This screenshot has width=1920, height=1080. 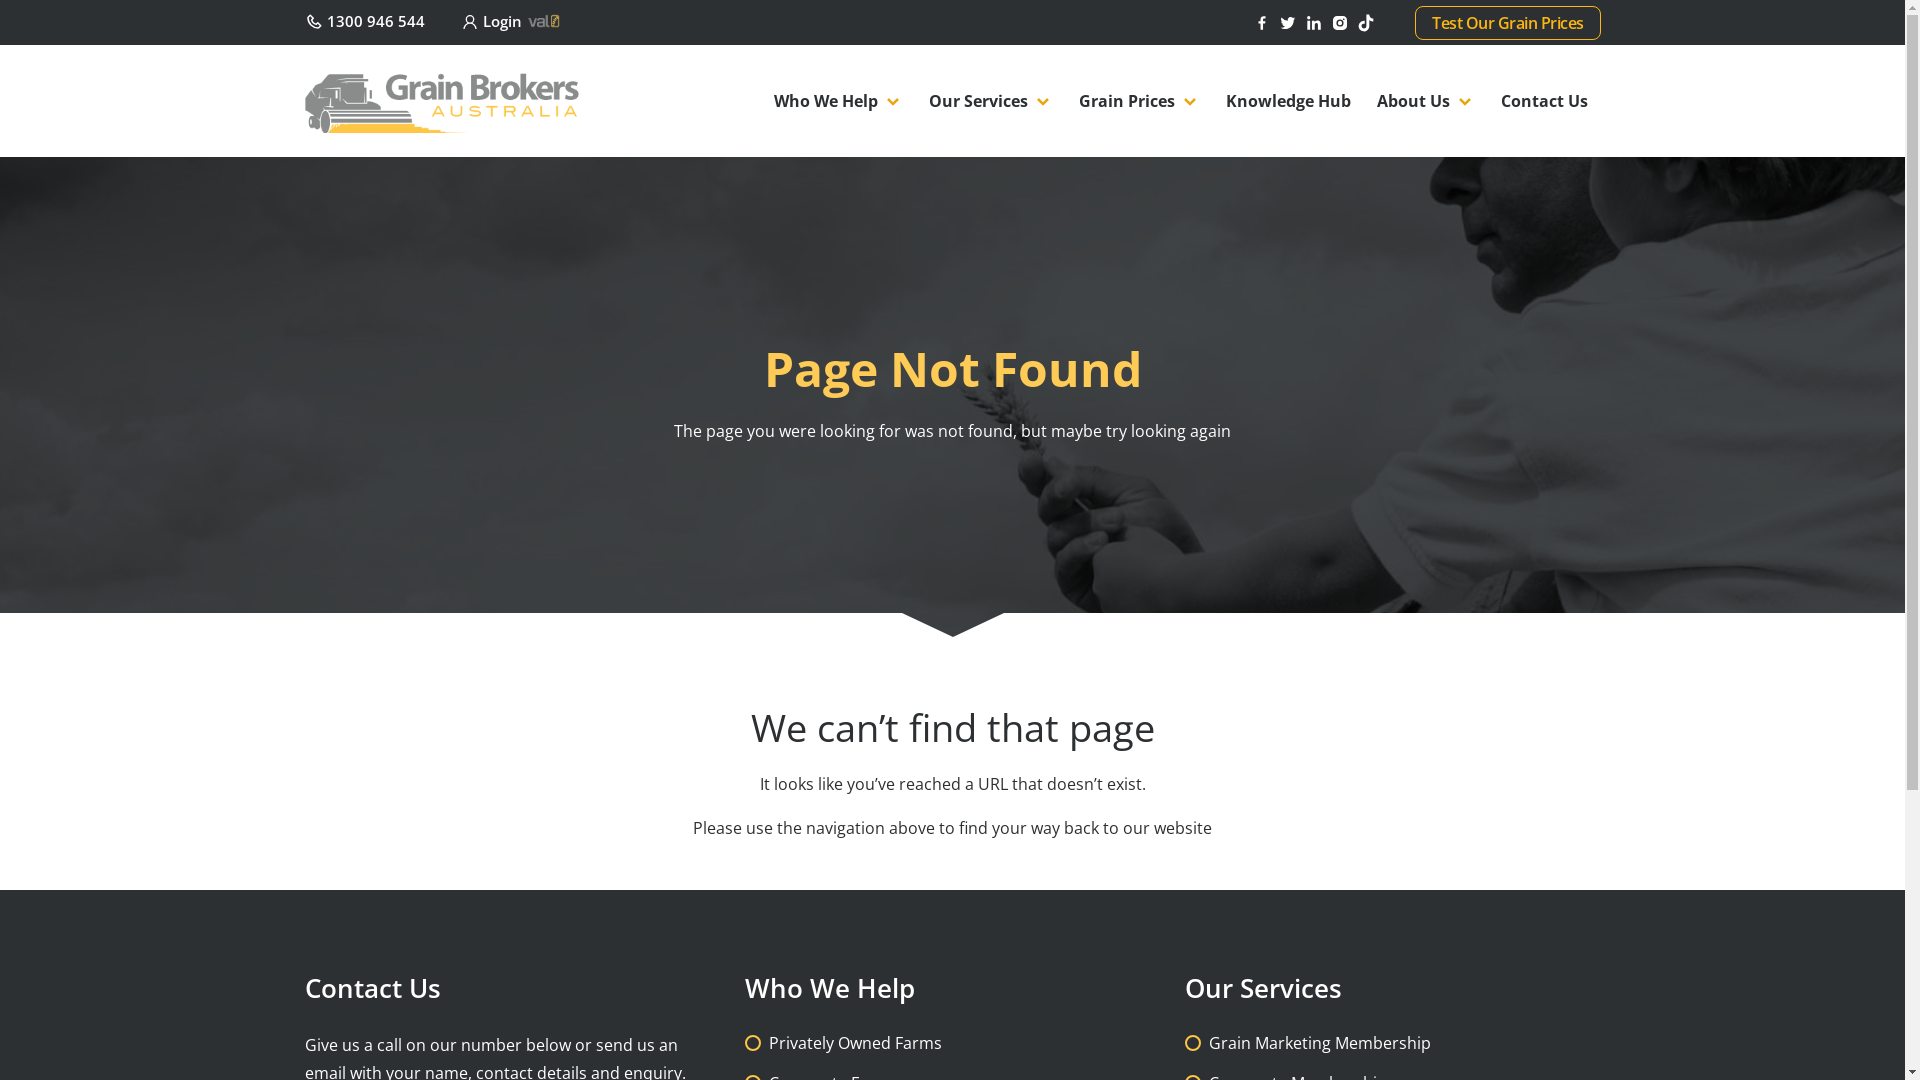 I want to click on 'Tiktok', so click(x=1367, y=20).